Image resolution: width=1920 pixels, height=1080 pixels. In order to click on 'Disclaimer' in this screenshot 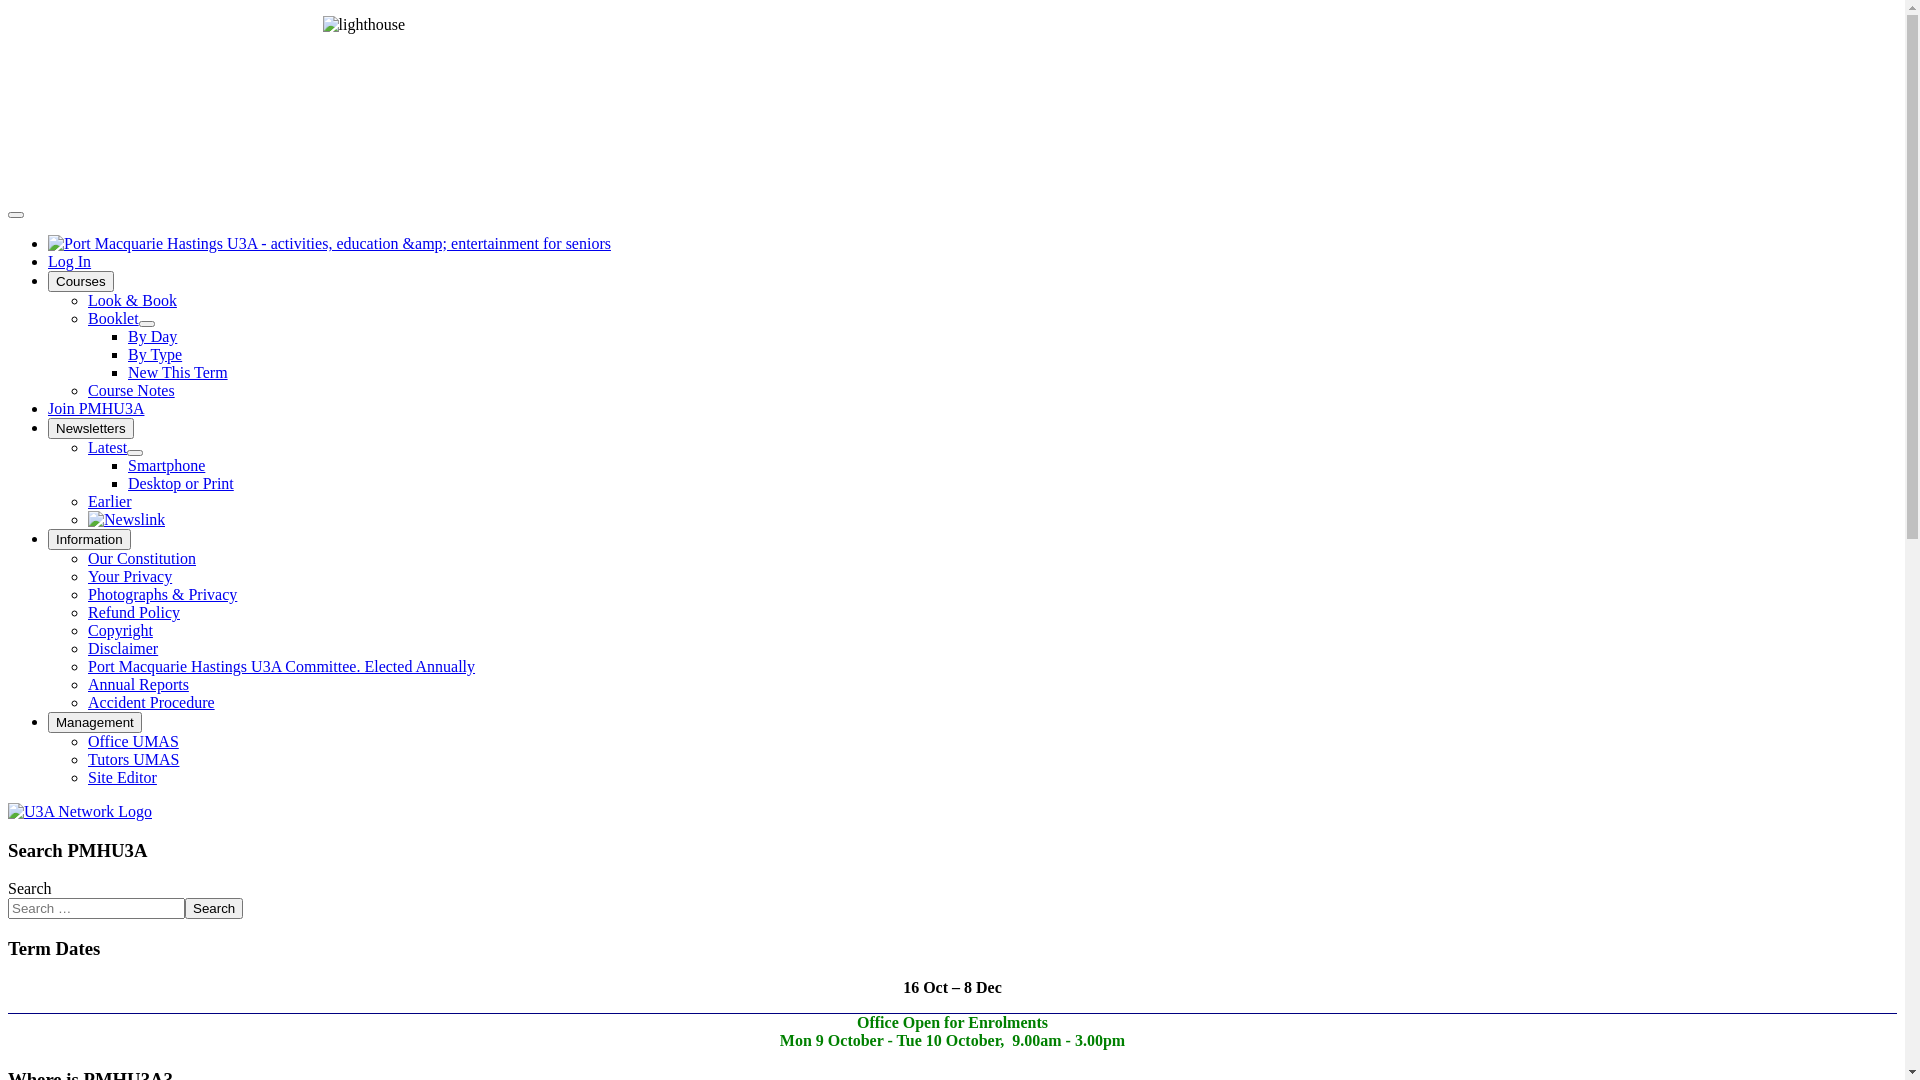, I will do `click(86, 648)`.